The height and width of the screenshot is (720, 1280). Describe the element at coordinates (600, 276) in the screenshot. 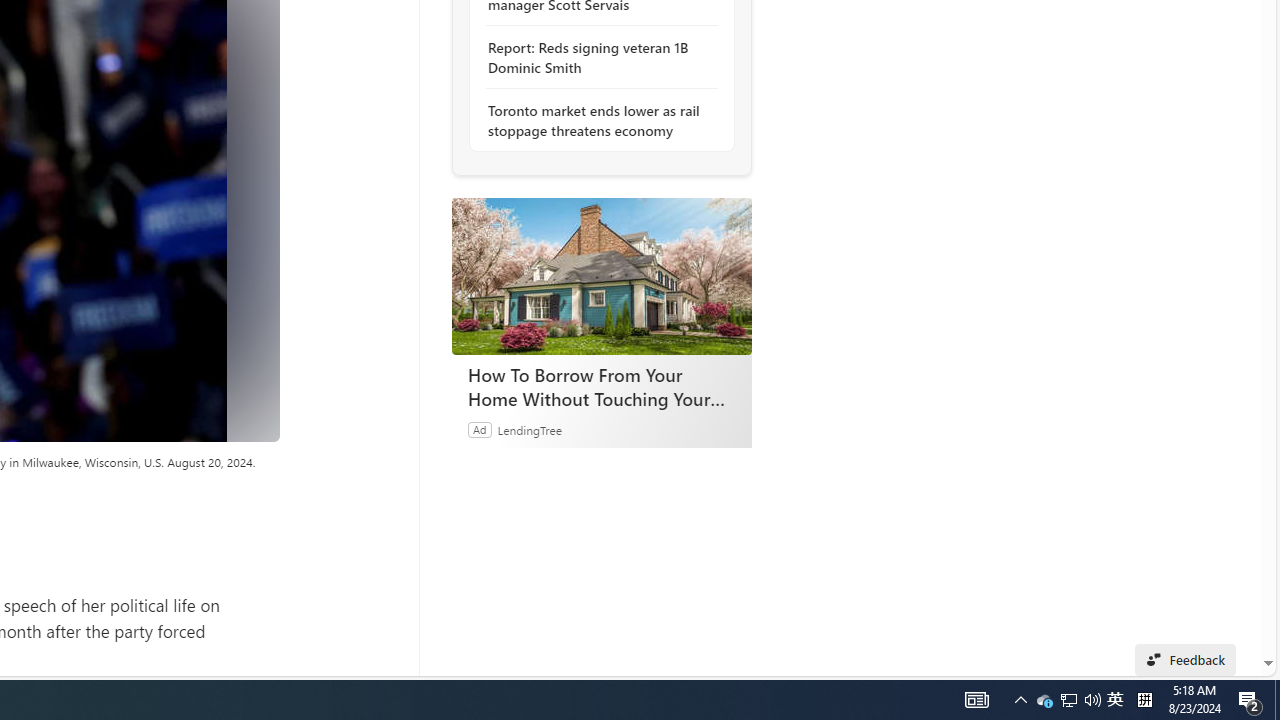

I see `'How To Borrow From Your Home Without Touching Your Mortgage'` at that location.